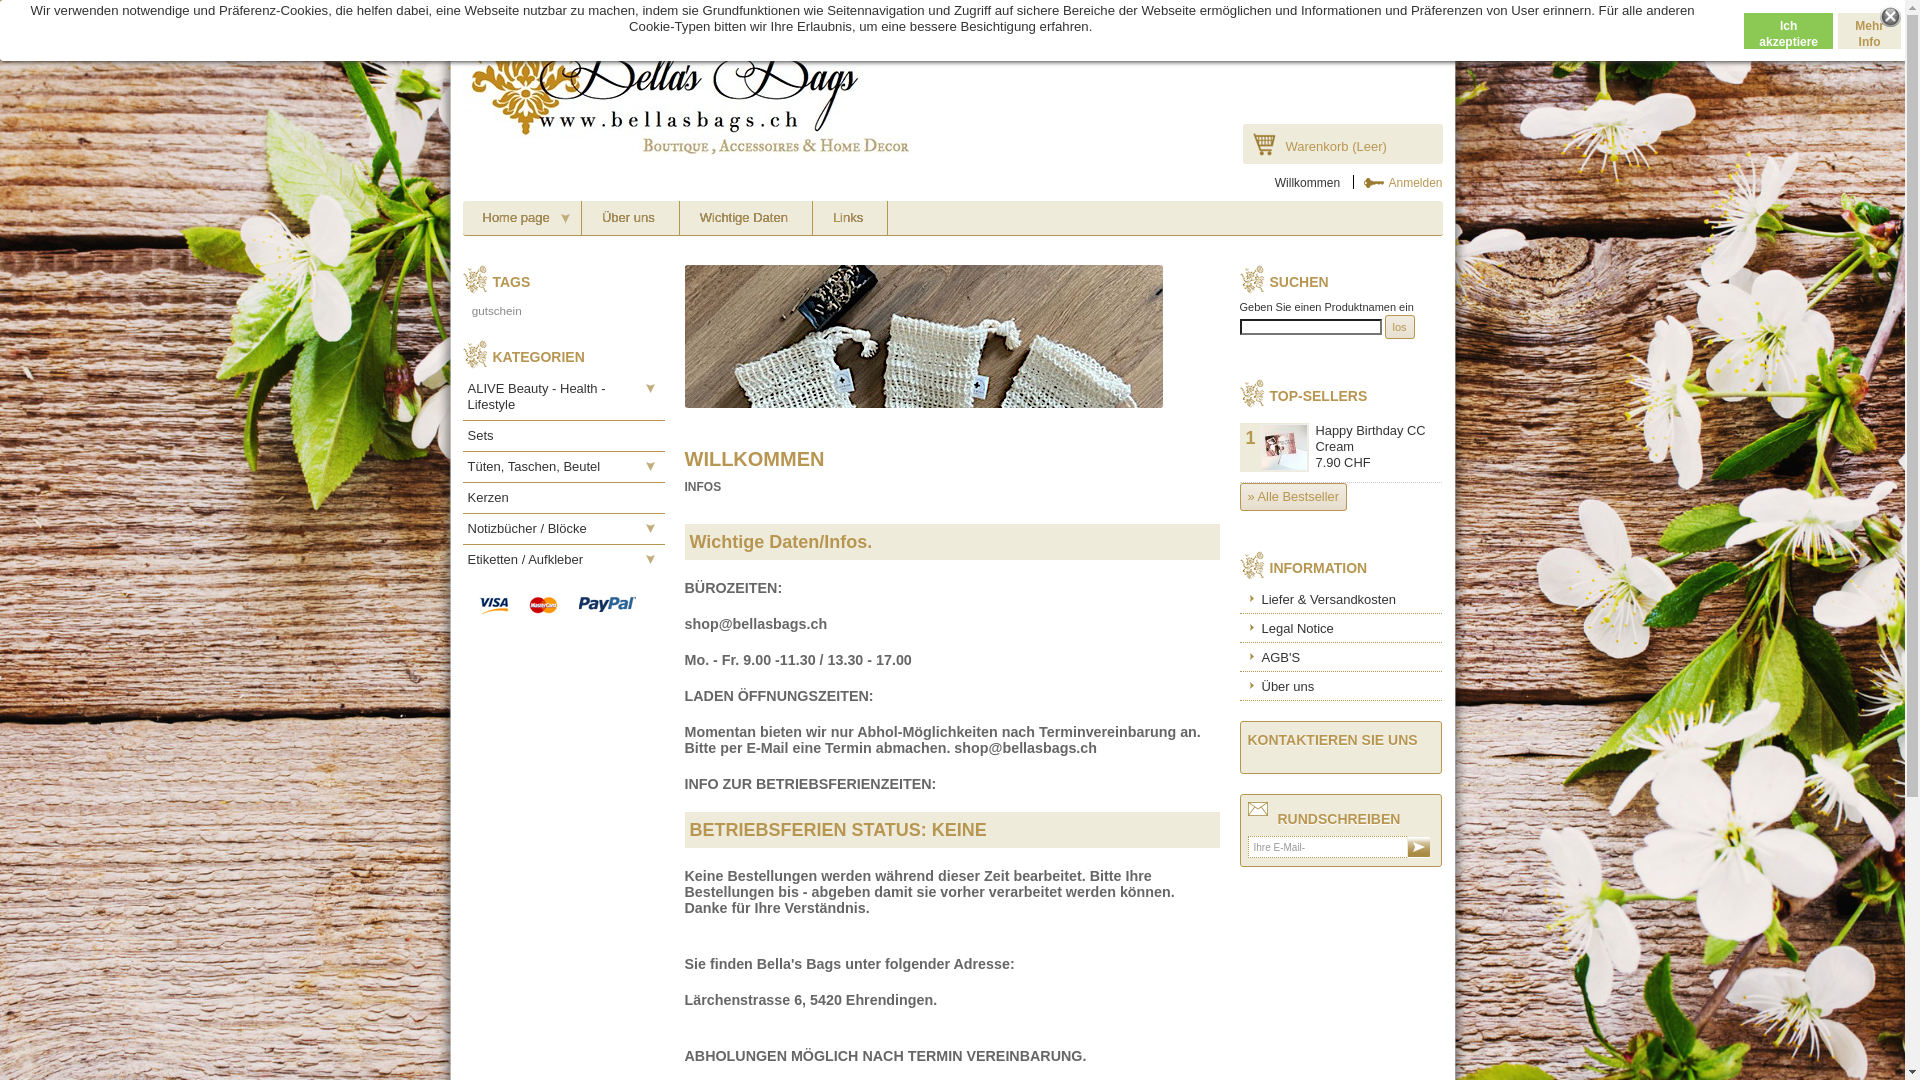 The image size is (1920, 1080). Describe the element at coordinates (1377, 446) in the screenshot. I see `'Happy Birthday CC Cream` at that location.